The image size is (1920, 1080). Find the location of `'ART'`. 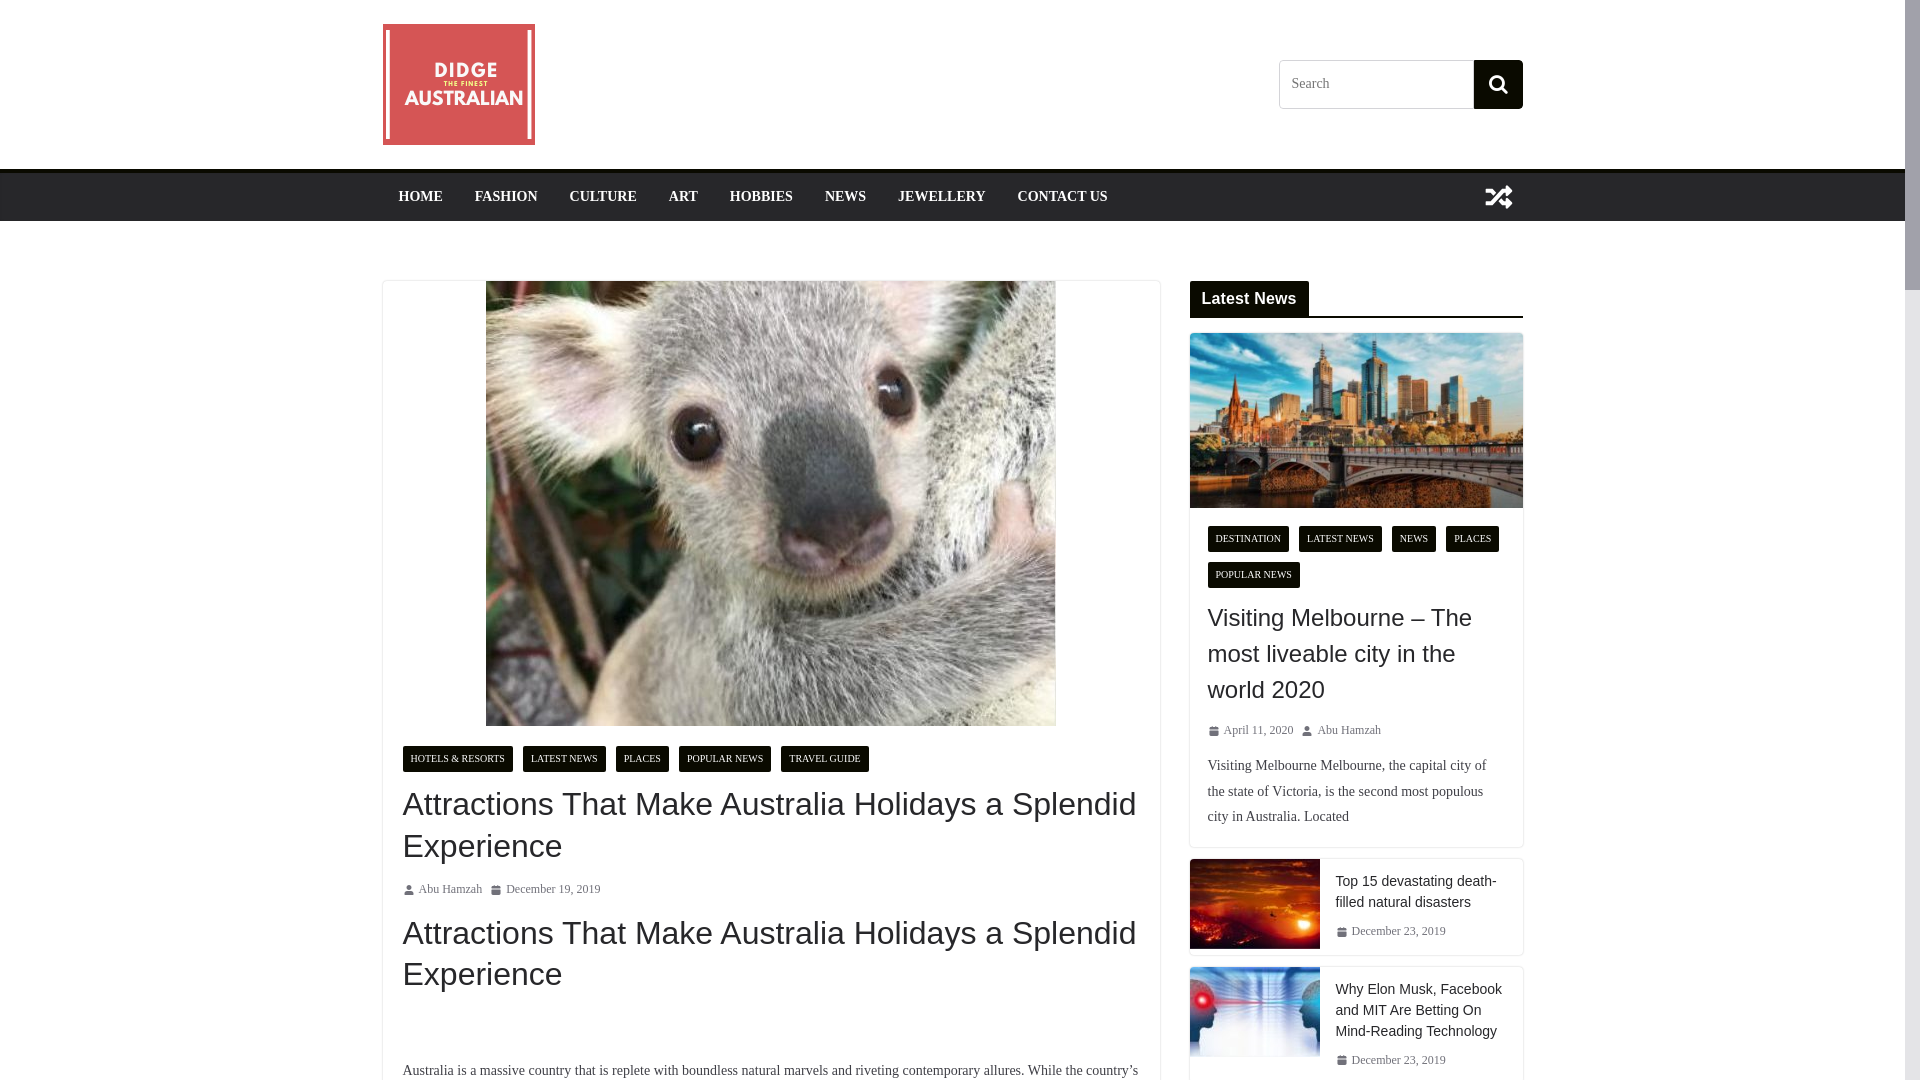

'ART' is located at coordinates (683, 196).